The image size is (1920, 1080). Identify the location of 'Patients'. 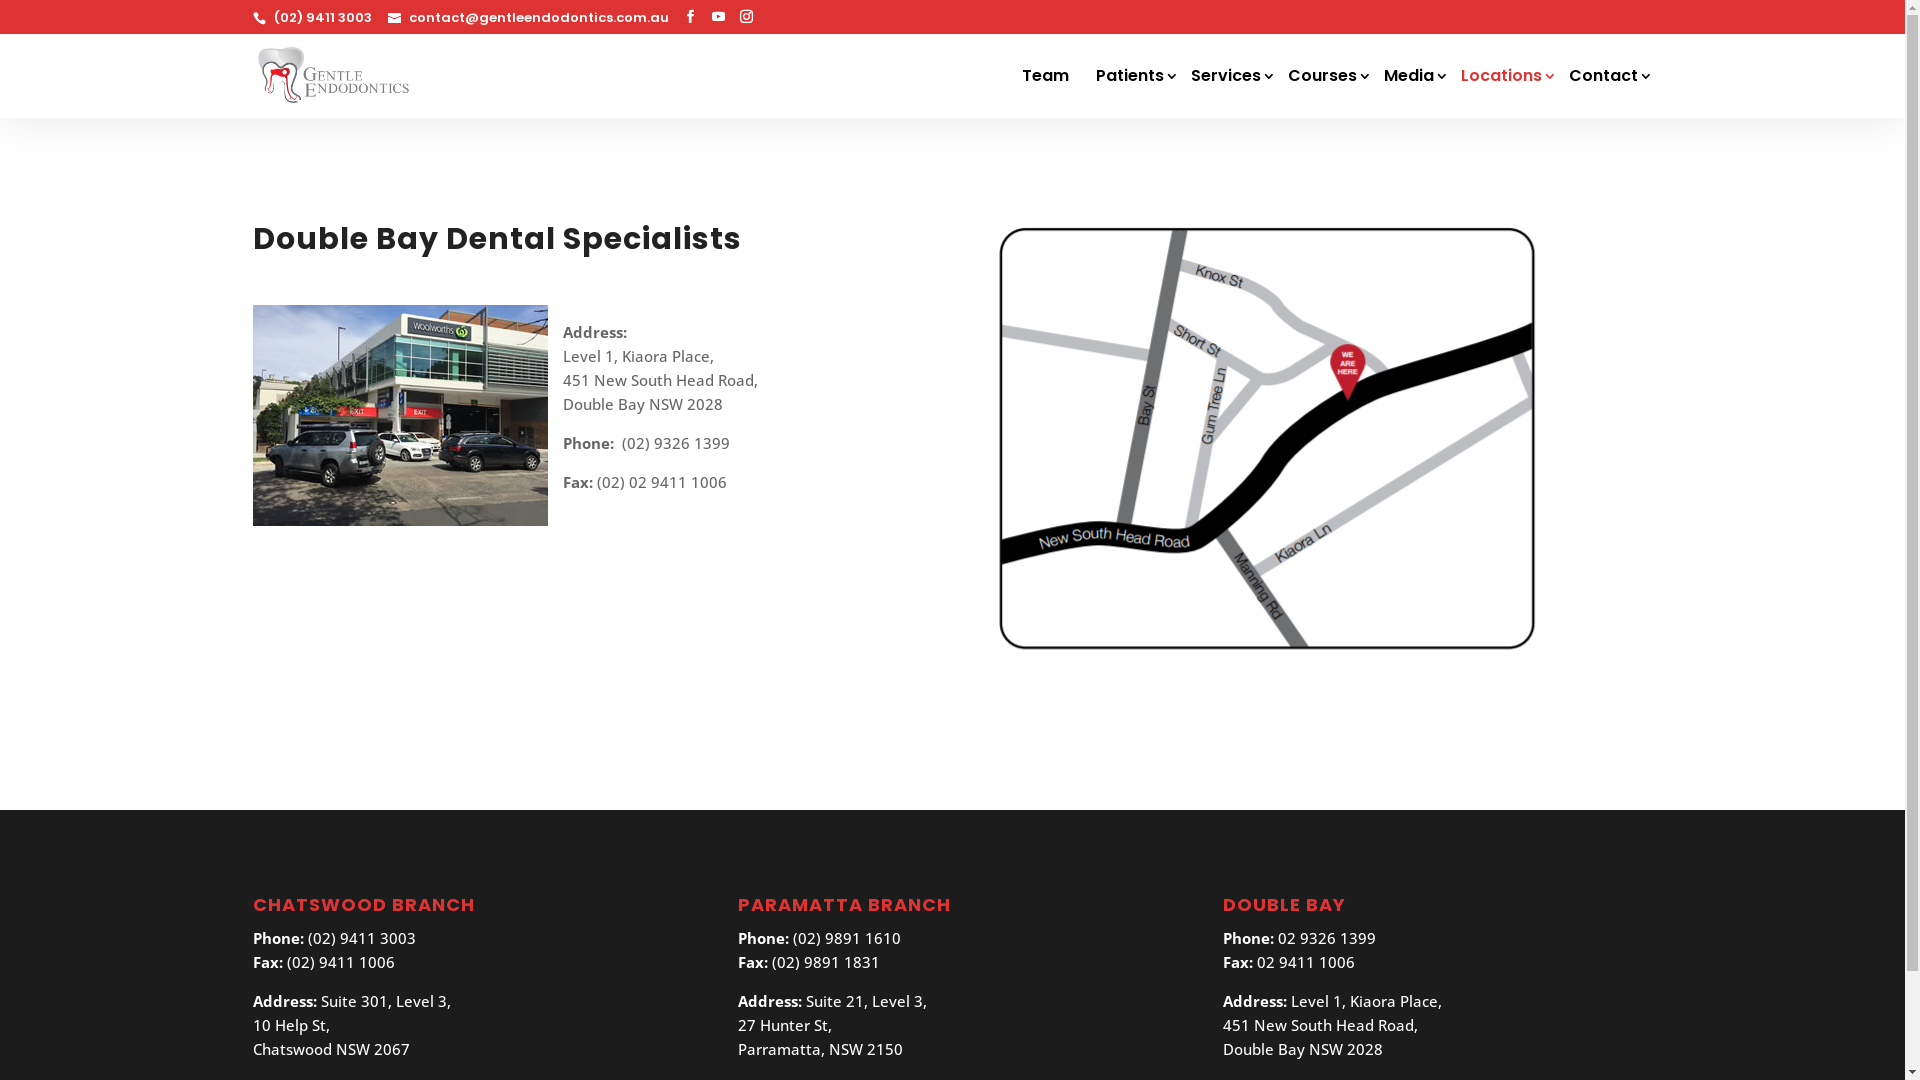
(1137, 92).